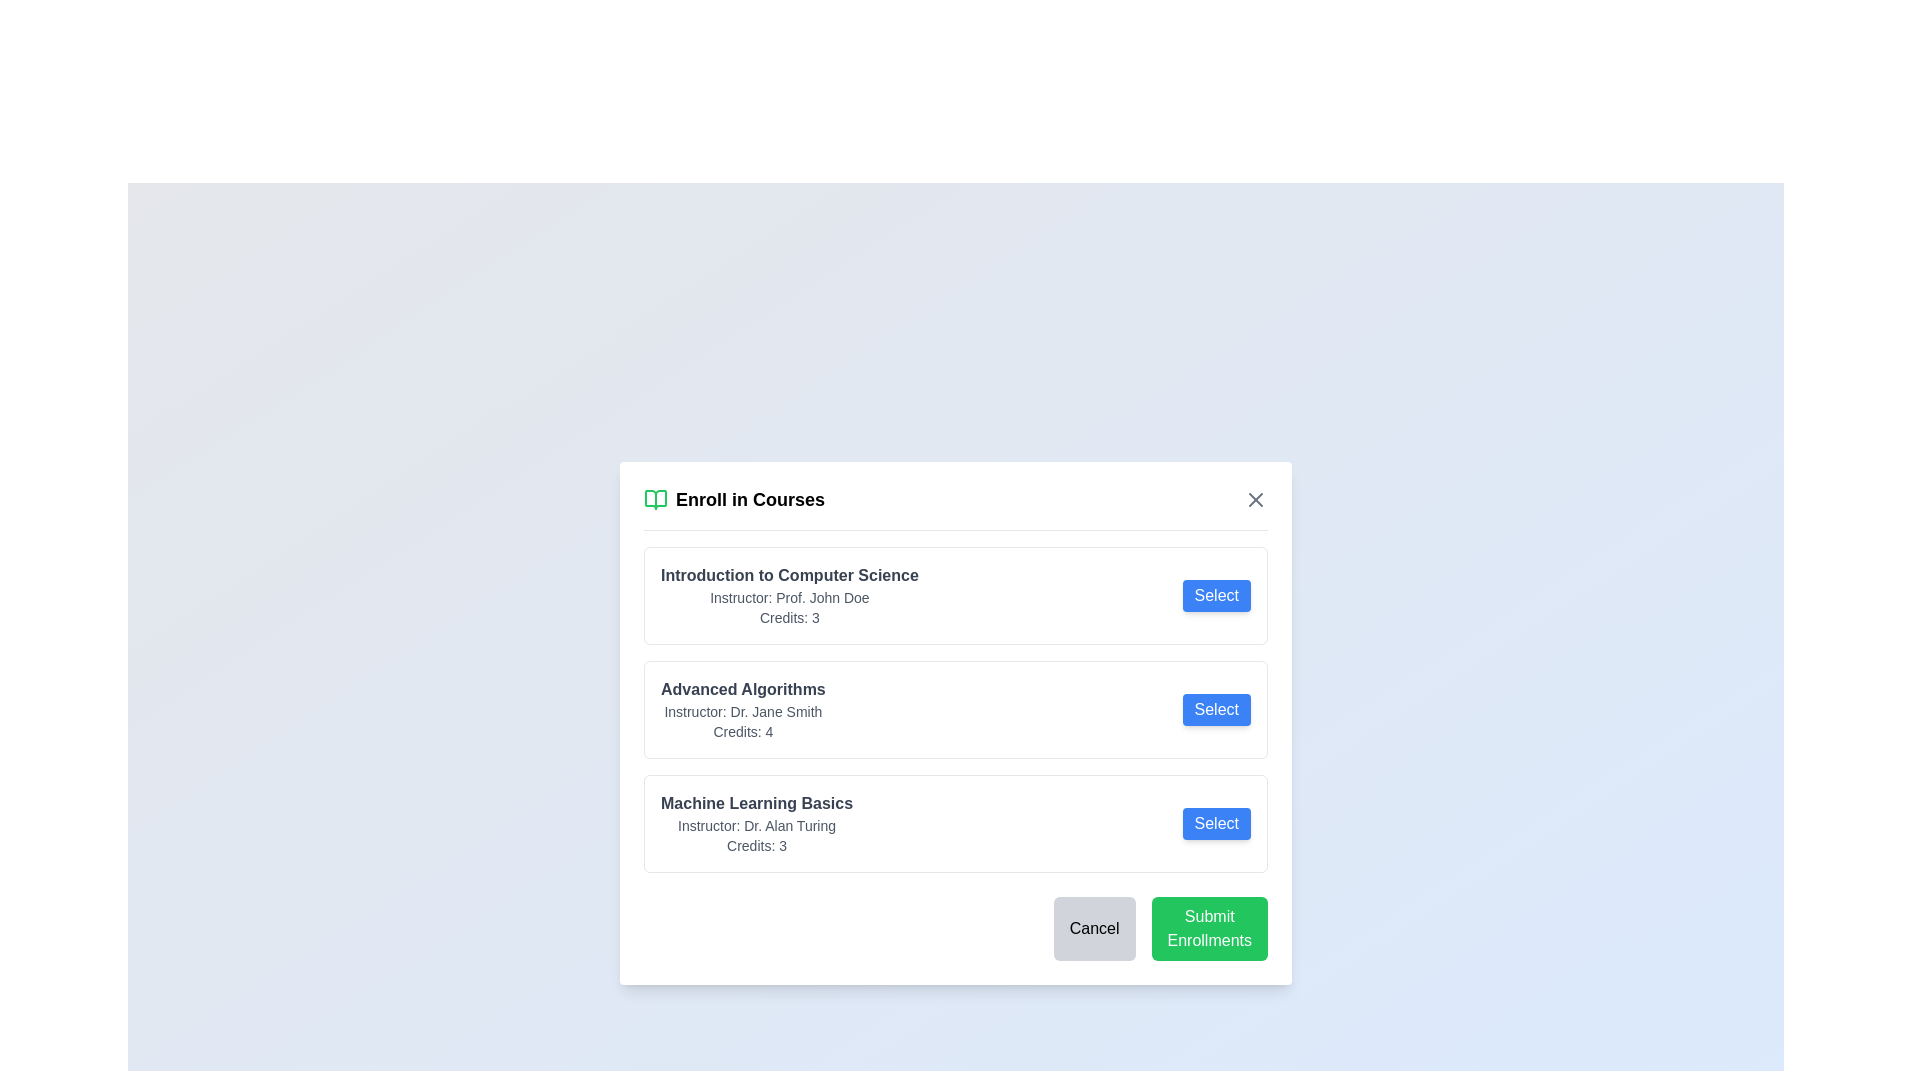  What do you see at coordinates (1215, 708) in the screenshot?
I see `the 'Select' button, which is a rectangular button with rounded corners, a blue background, and white text, located to the right of the 'Advanced Algorithms' course description` at bounding box center [1215, 708].